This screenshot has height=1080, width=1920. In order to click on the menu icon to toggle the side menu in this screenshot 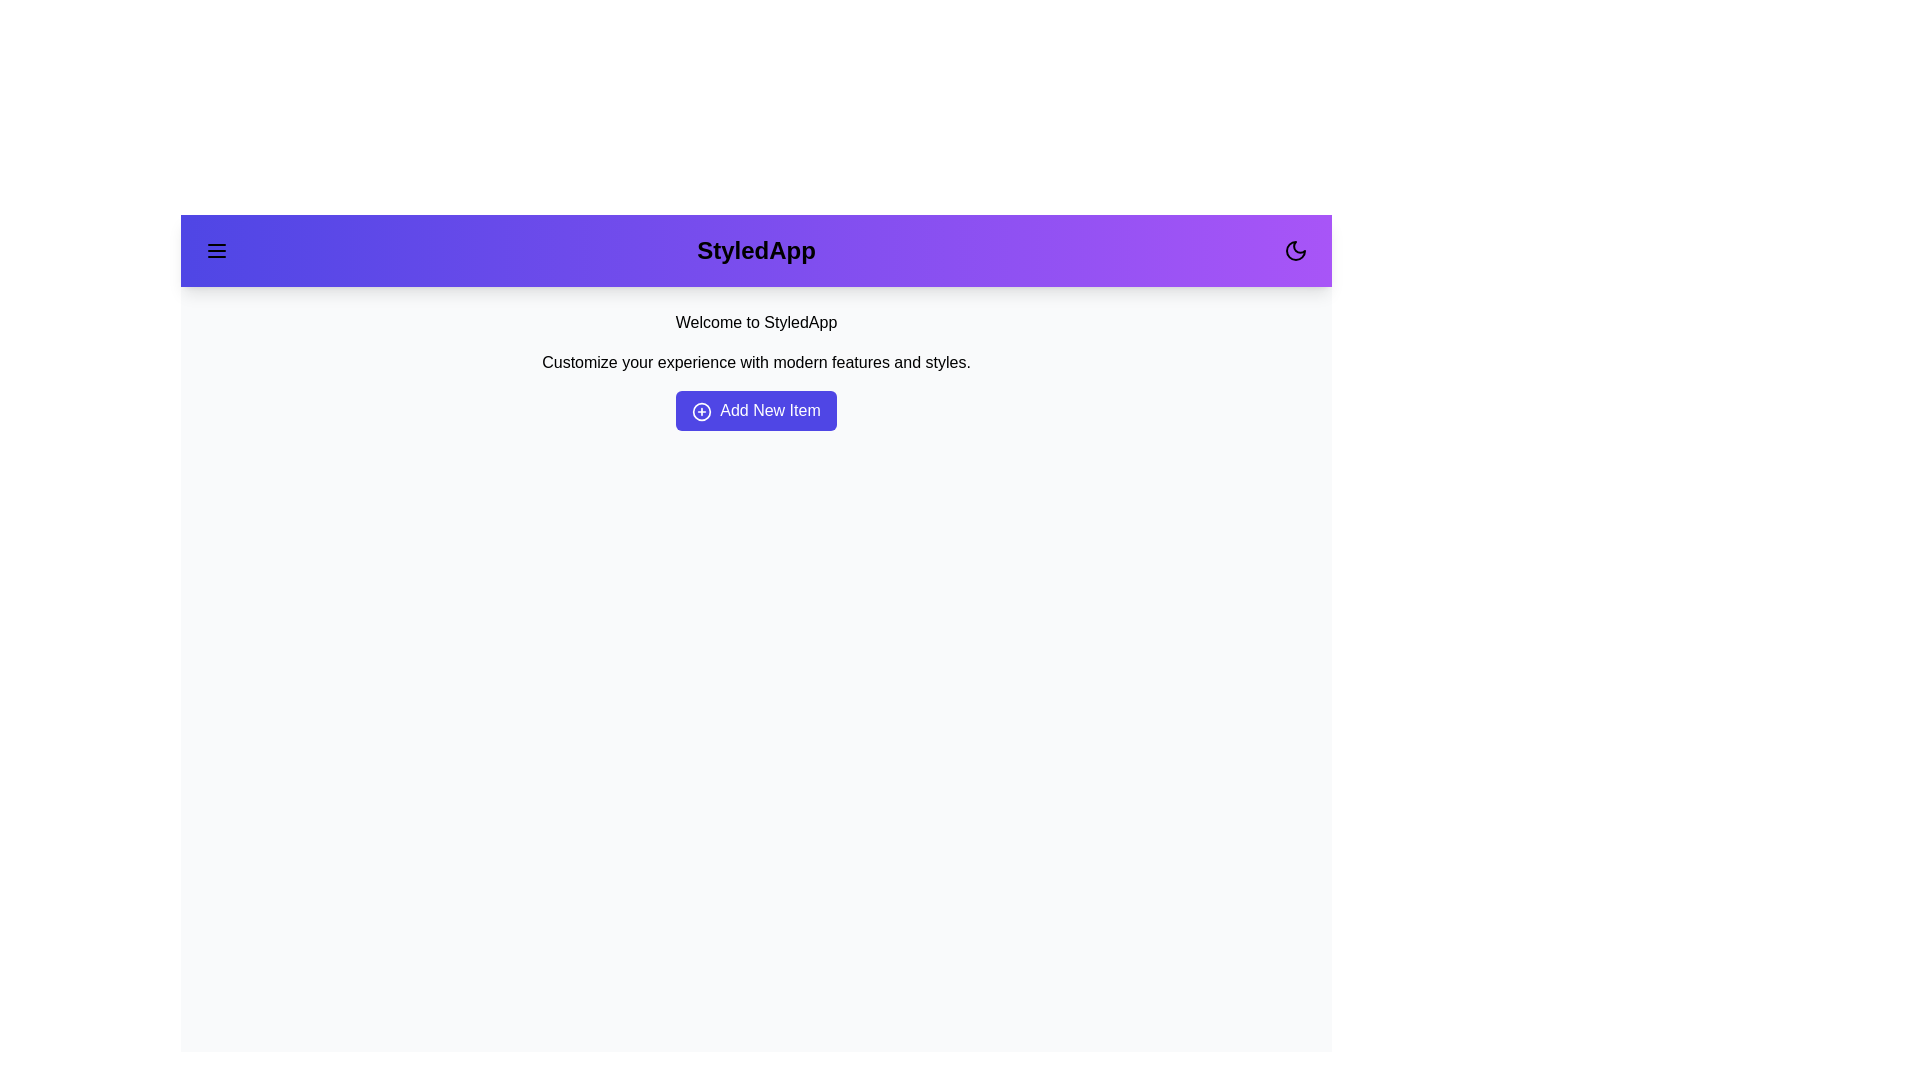, I will do `click(216, 249)`.